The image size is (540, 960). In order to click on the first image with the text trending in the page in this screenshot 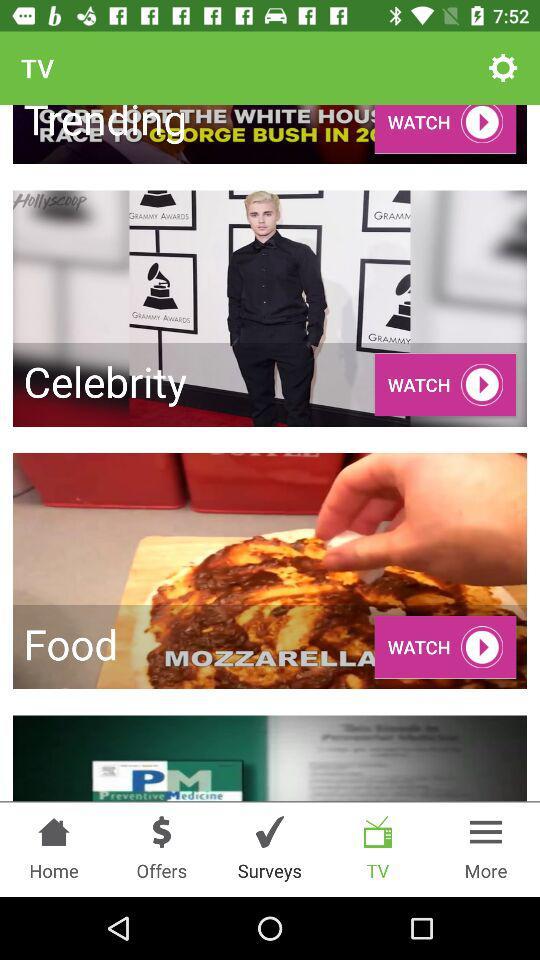, I will do `click(270, 133)`.